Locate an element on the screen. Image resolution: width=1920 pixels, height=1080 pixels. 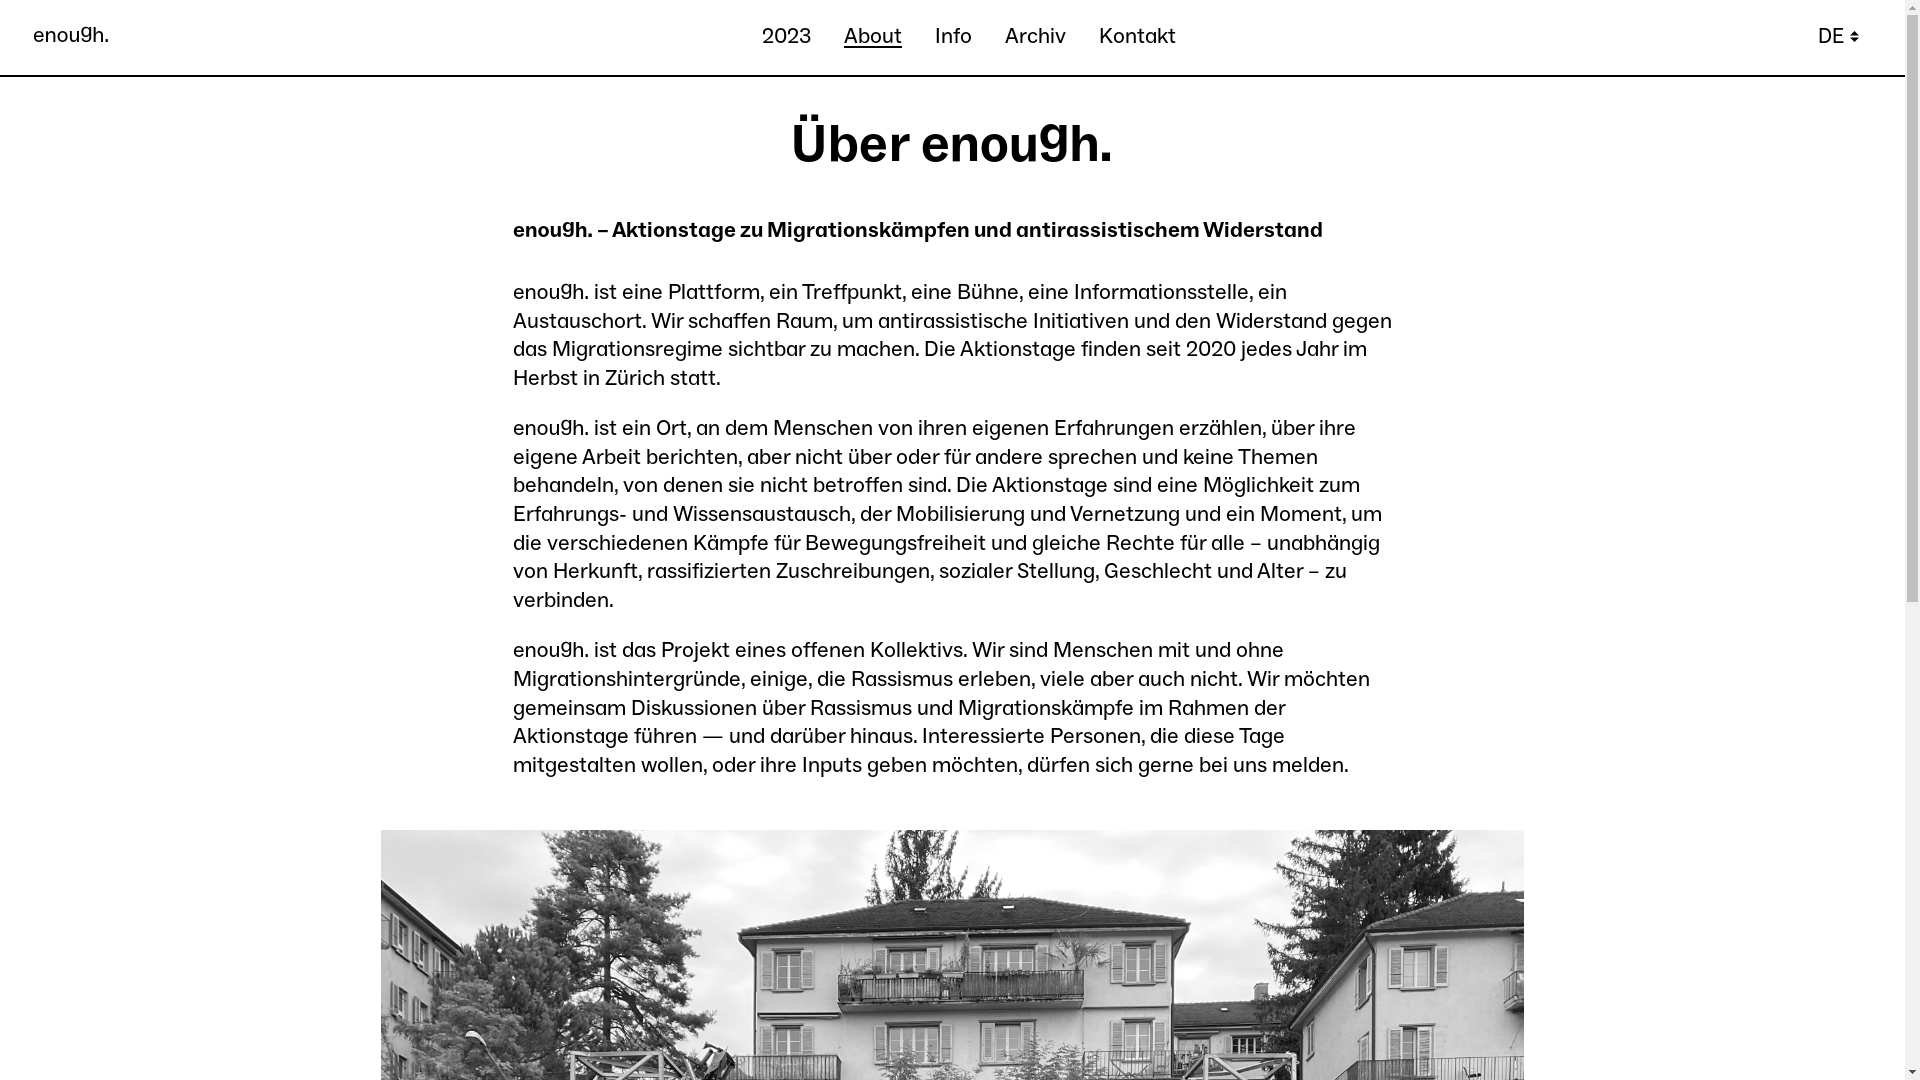
'enough.' is located at coordinates (71, 36).